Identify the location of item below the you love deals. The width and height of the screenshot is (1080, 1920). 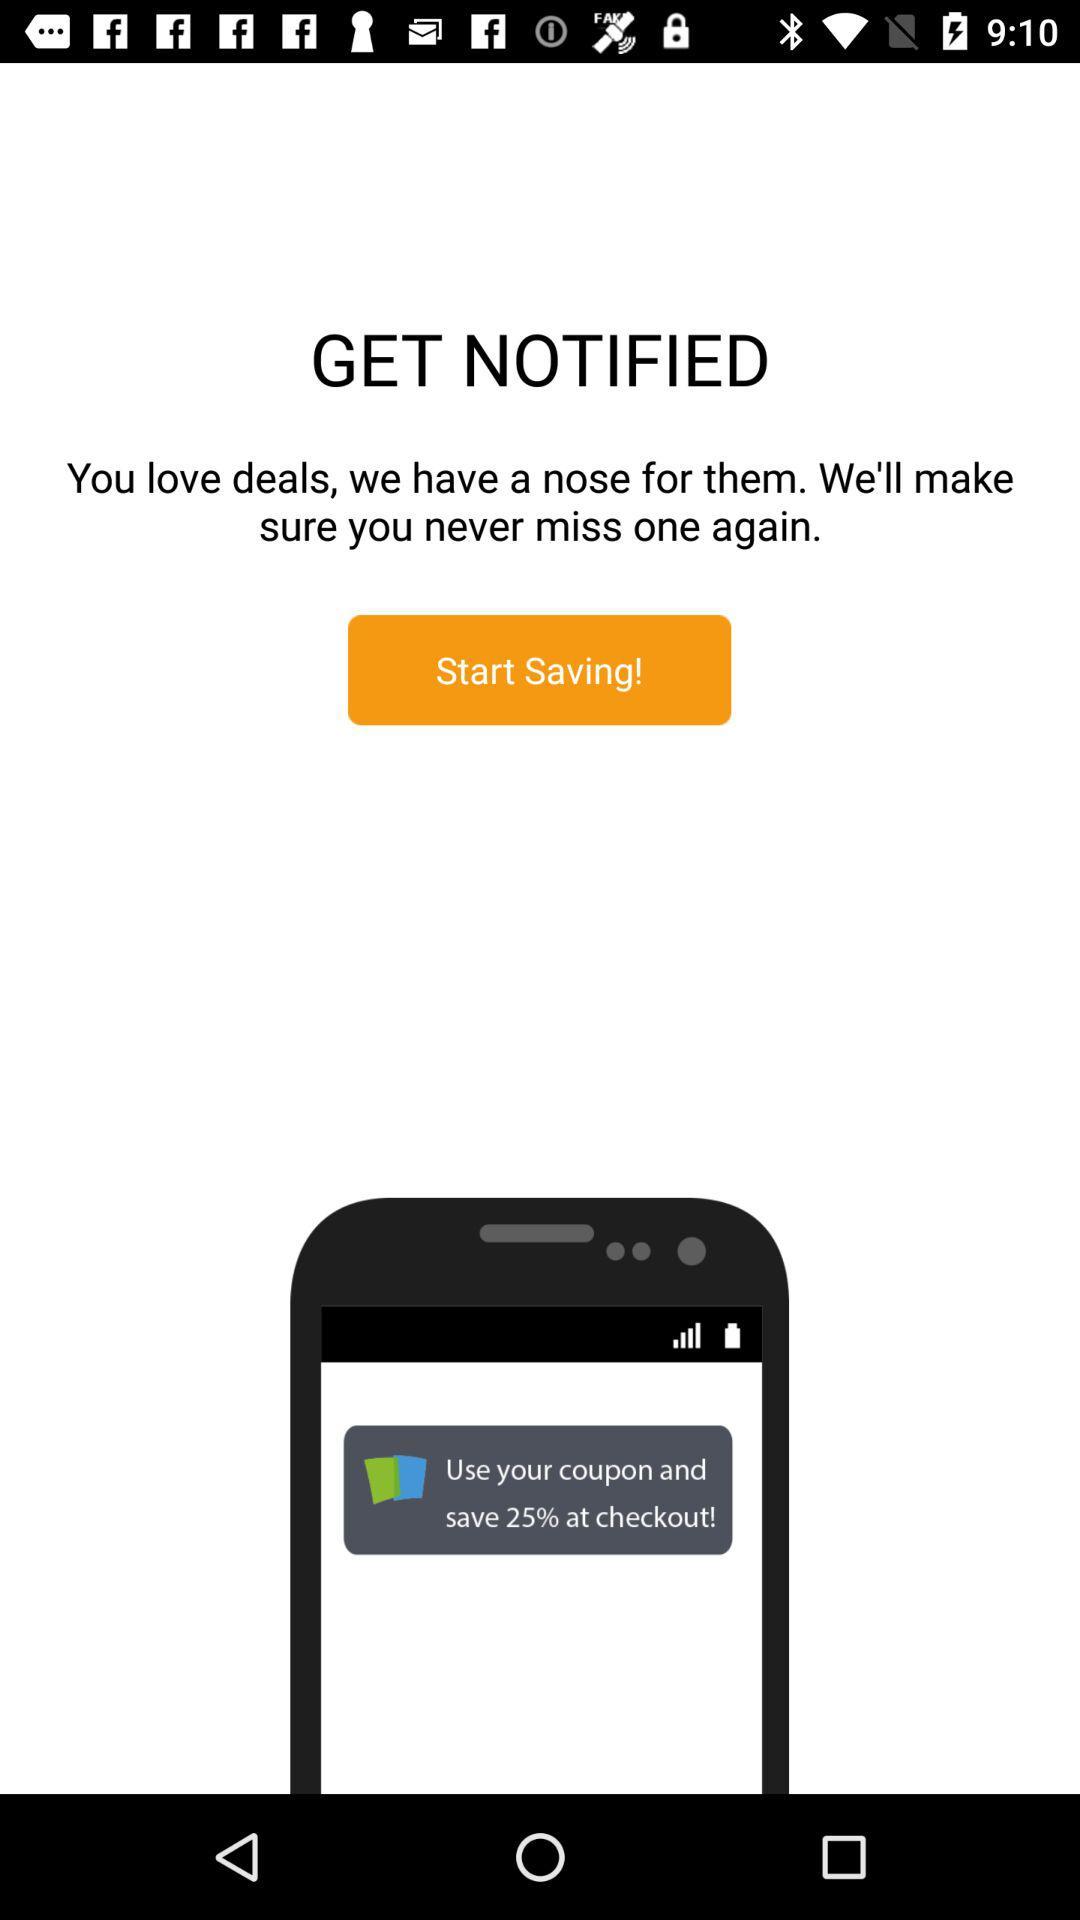
(538, 670).